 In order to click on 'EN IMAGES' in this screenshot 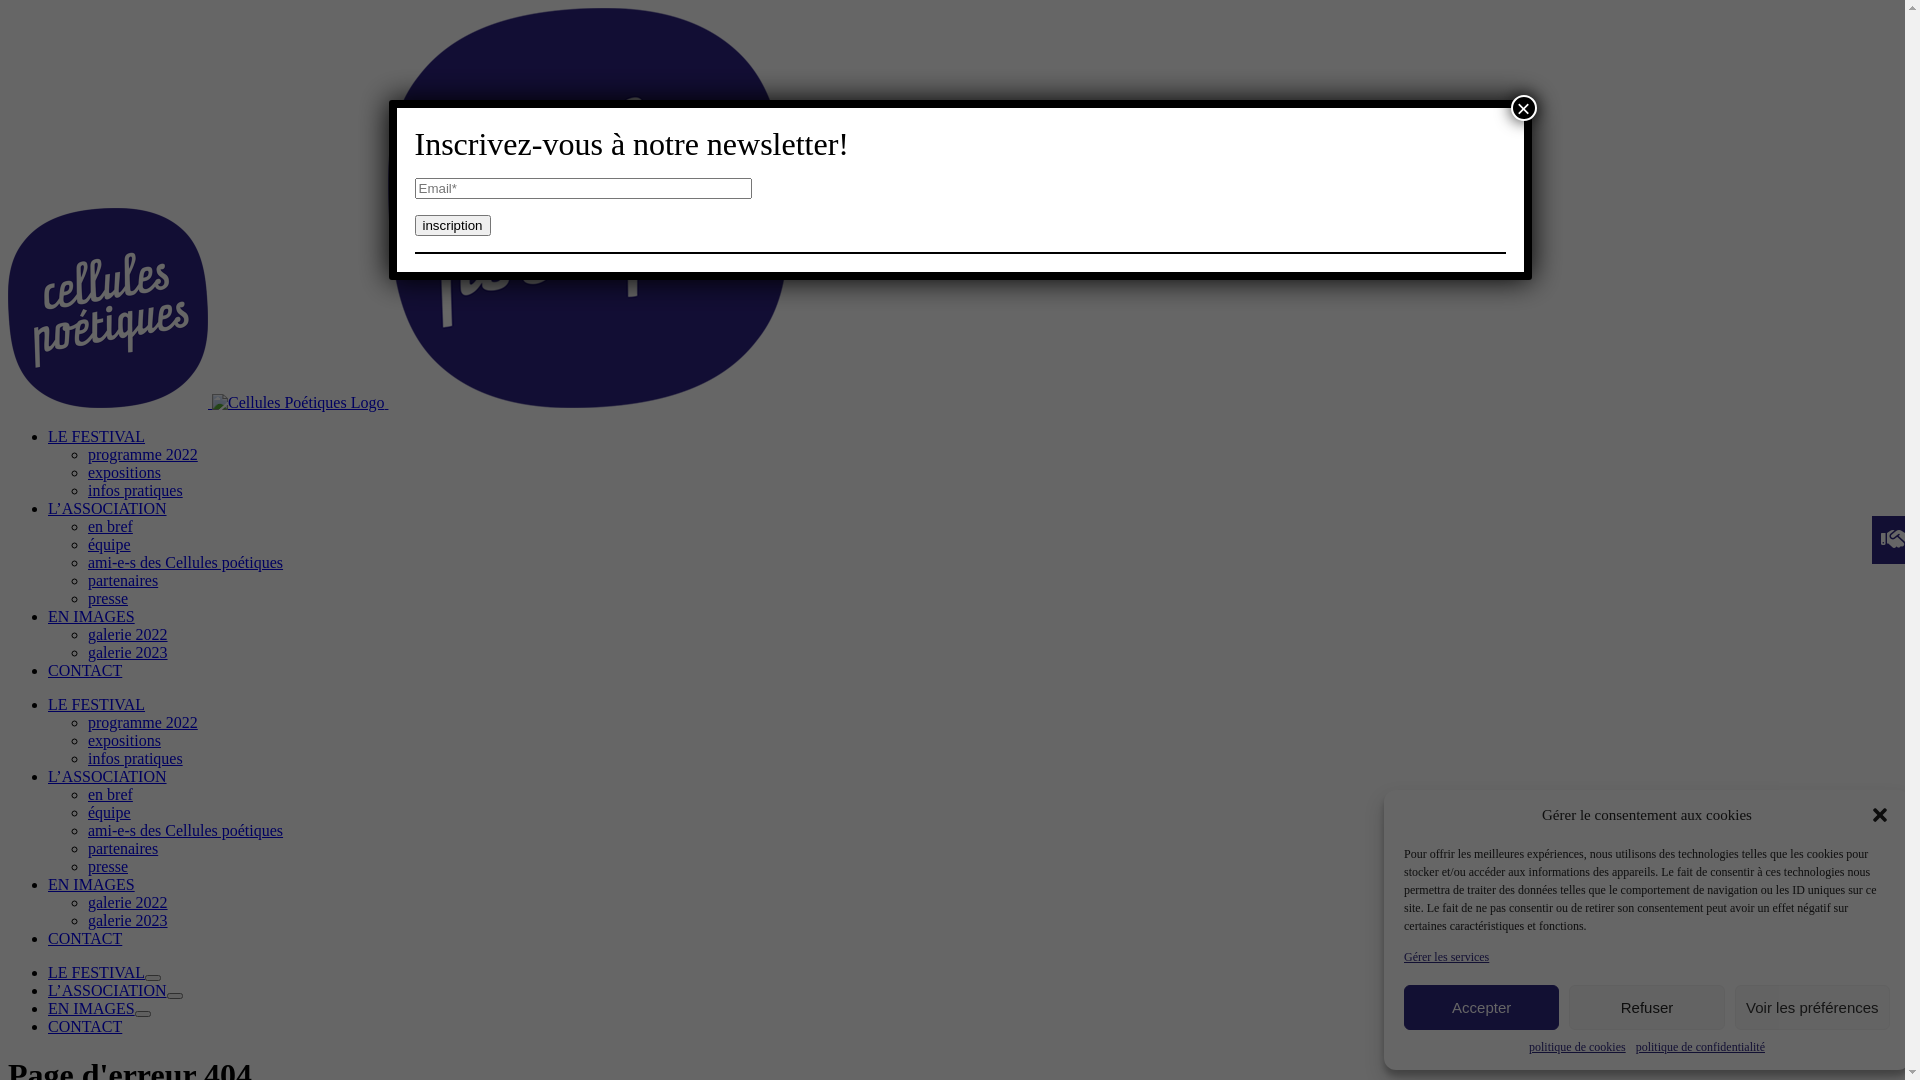, I will do `click(90, 1008)`.